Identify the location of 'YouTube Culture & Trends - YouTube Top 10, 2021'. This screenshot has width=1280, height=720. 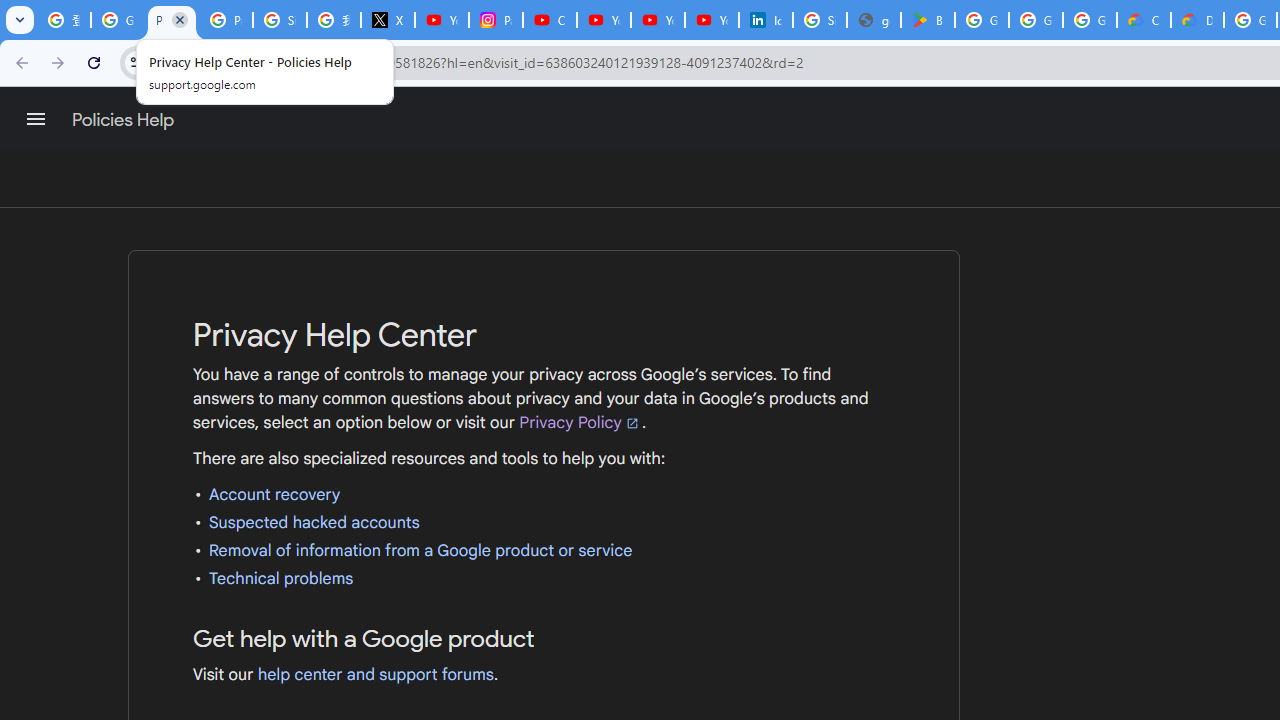
(657, 20).